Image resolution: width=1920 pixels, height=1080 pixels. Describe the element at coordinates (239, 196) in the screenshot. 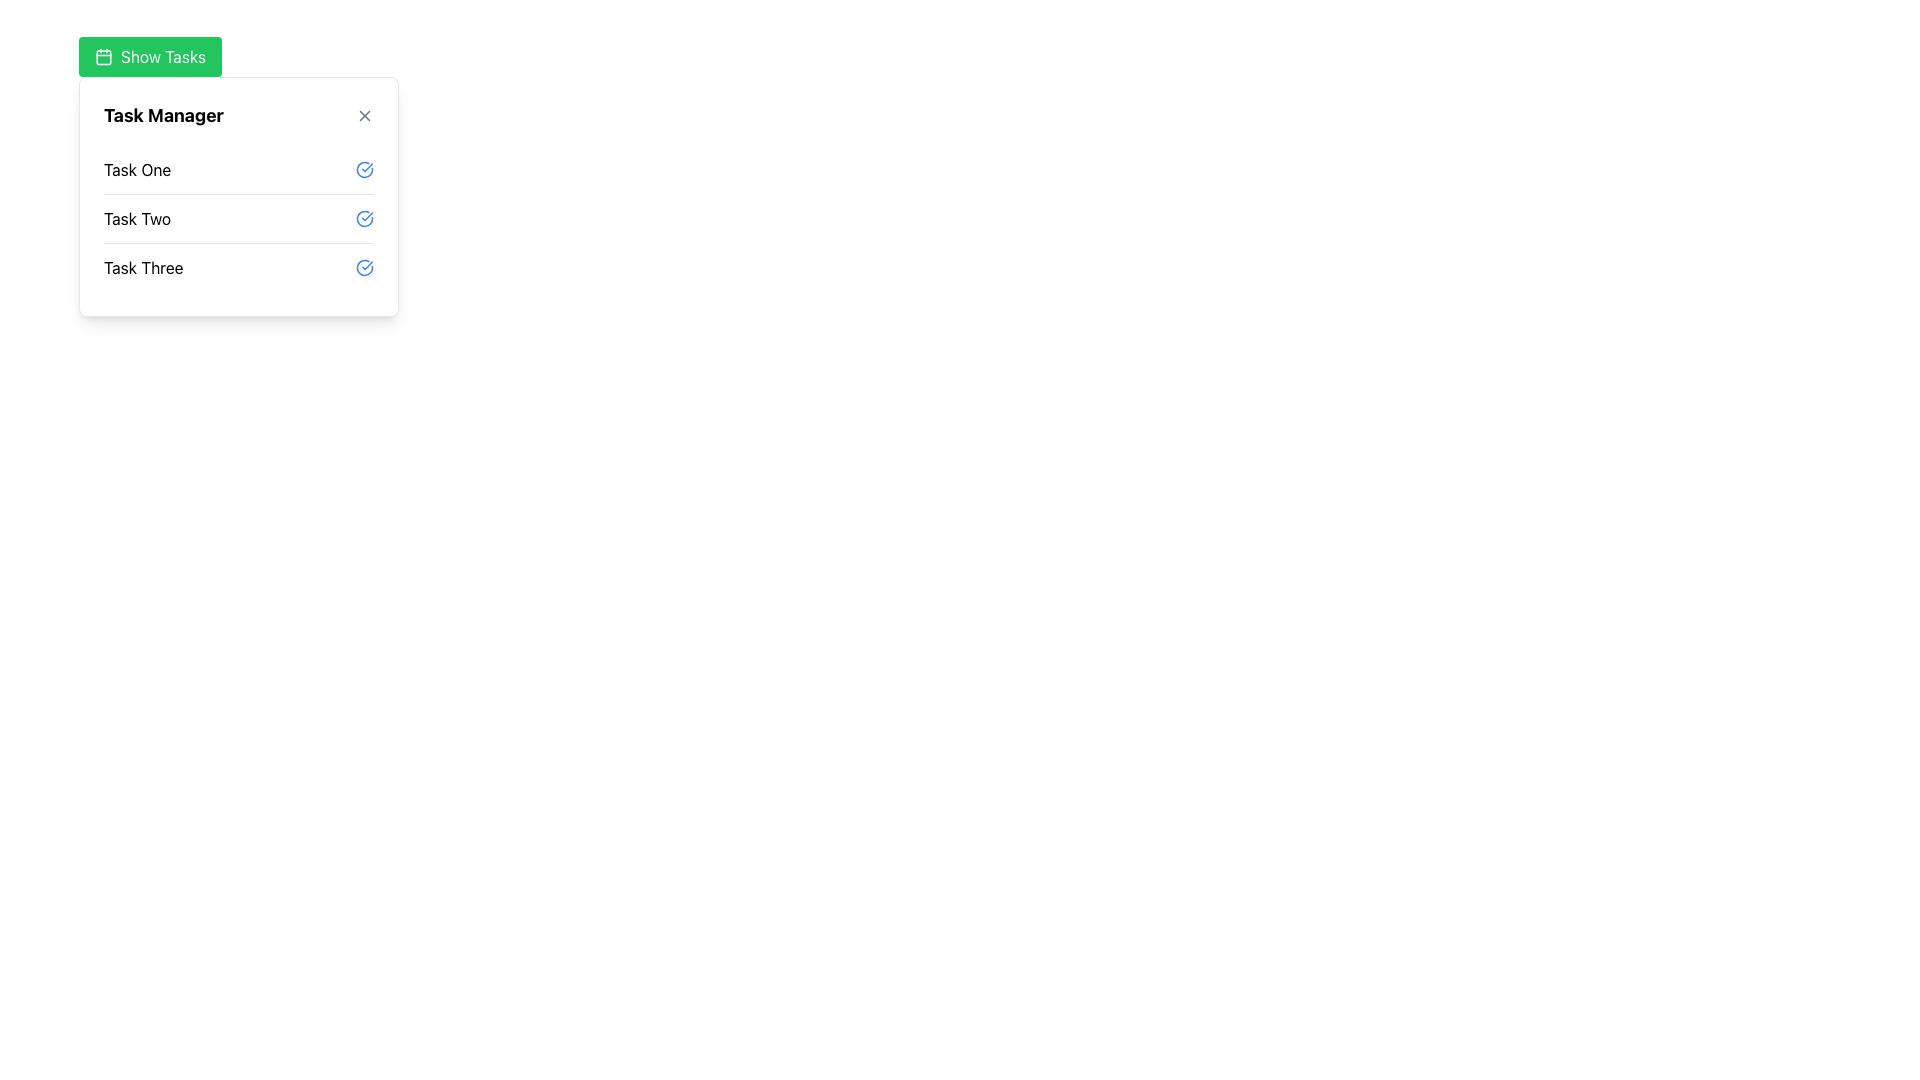

I see `the second list item, 'Task Two', in the vertical list of tasks` at that location.